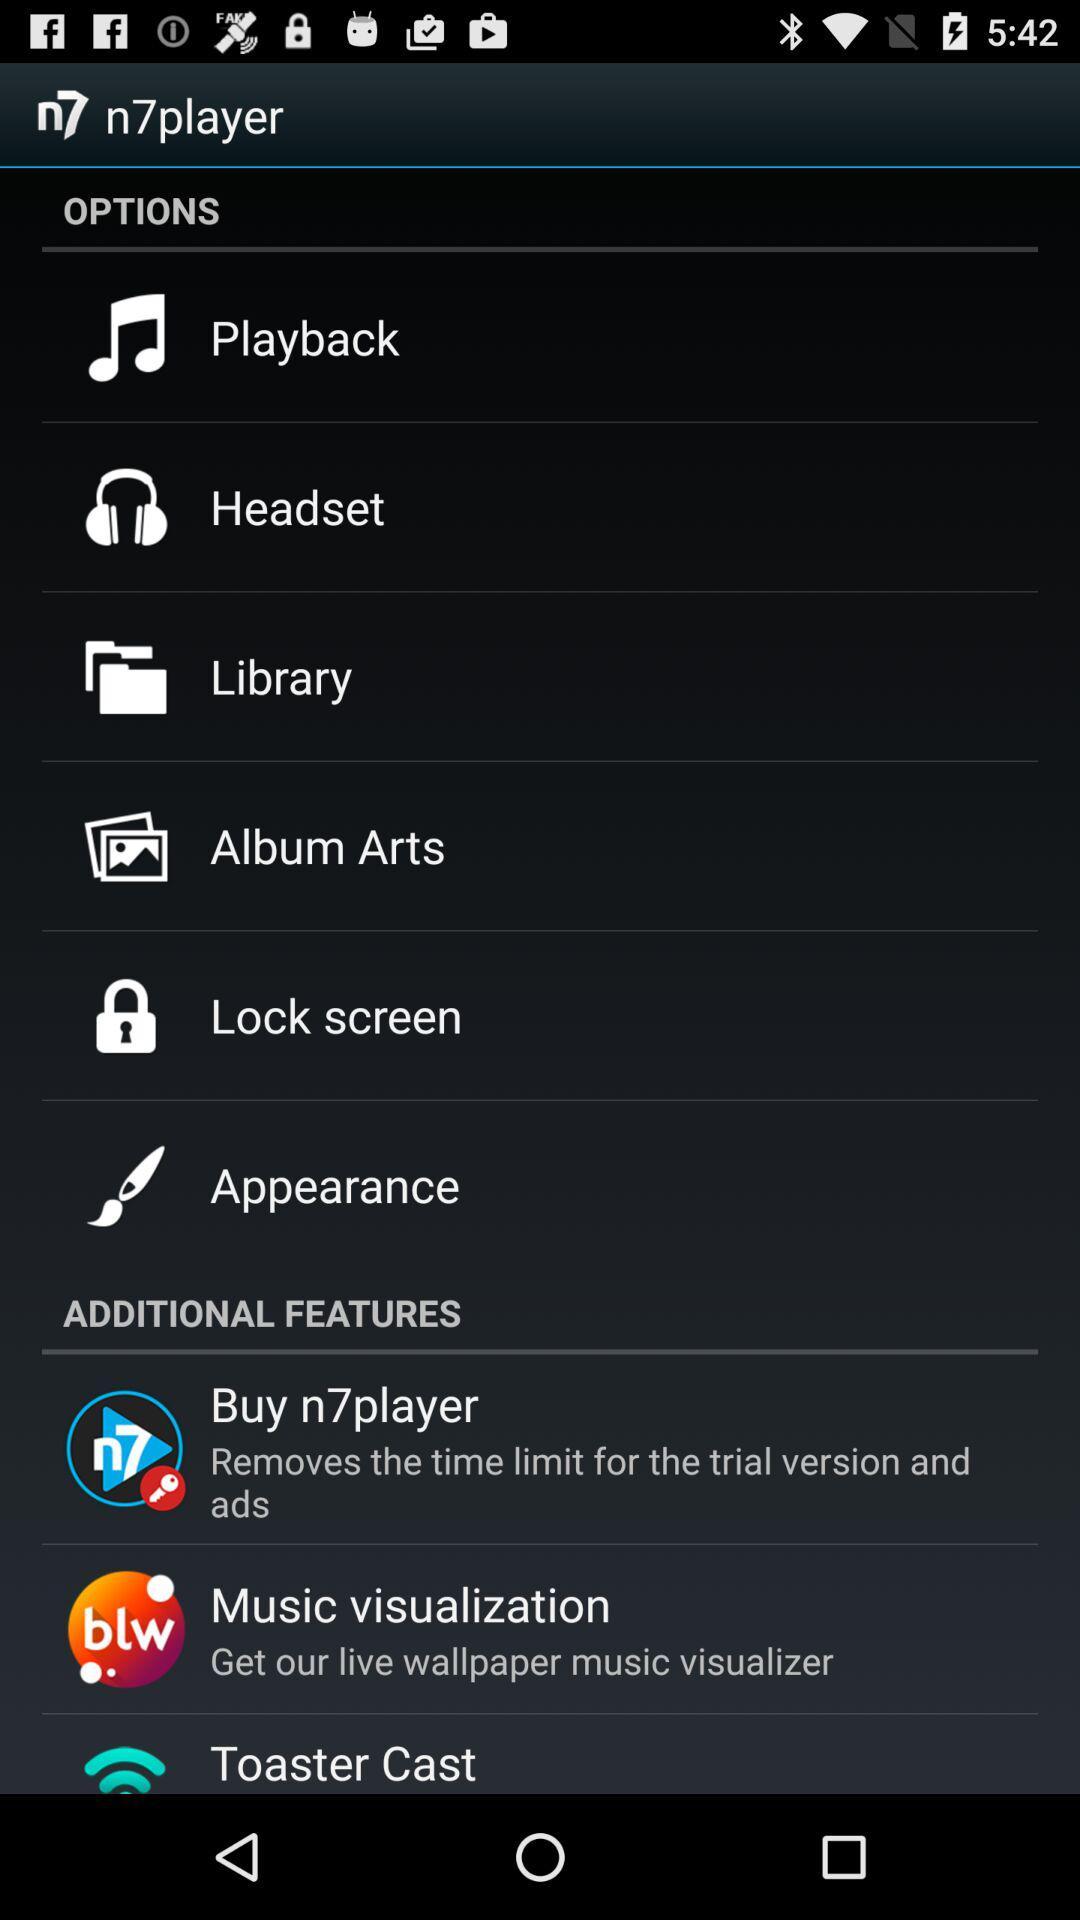 The height and width of the screenshot is (1920, 1080). What do you see at coordinates (599, 1481) in the screenshot?
I see `the icon below the buy n7player` at bounding box center [599, 1481].